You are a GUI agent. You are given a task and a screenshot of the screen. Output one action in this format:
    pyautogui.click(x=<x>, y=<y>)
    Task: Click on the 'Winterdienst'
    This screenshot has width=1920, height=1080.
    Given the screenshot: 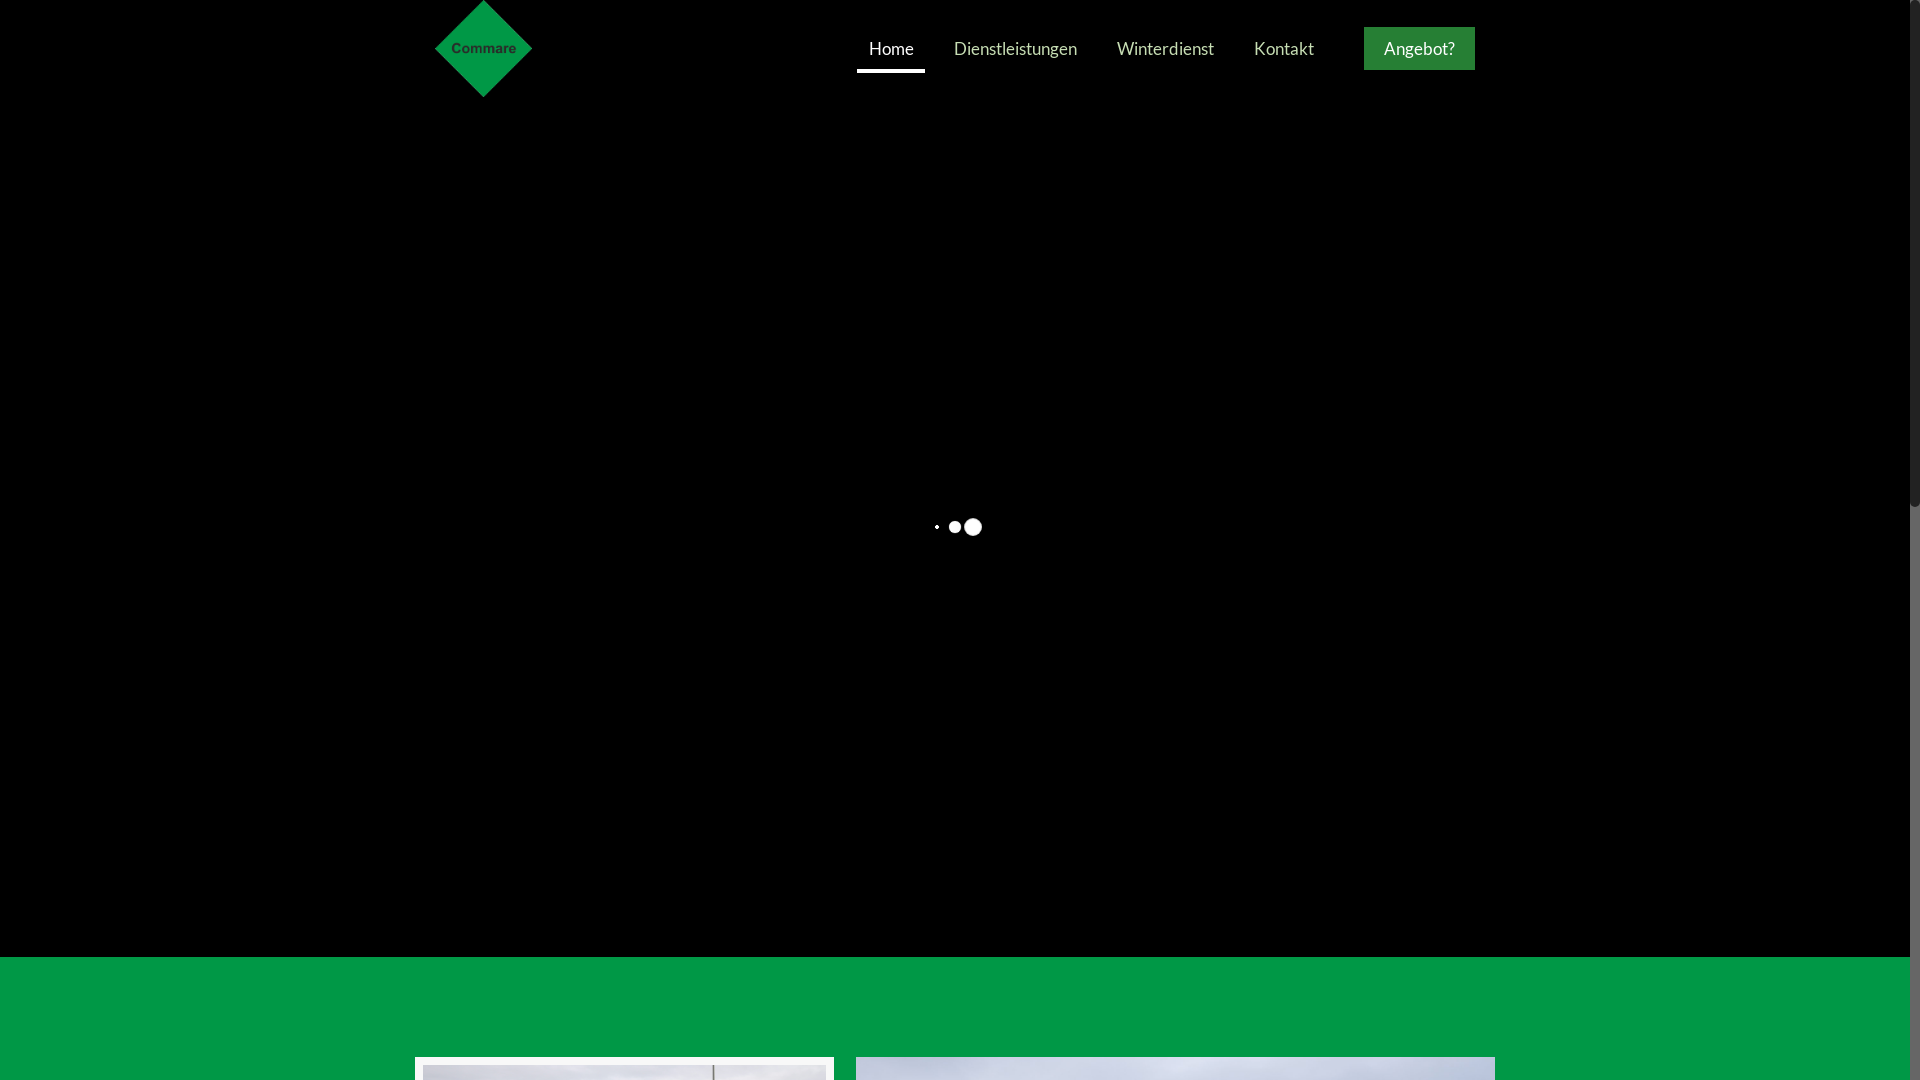 What is the action you would take?
    pyautogui.click(x=1165, y=47)
    